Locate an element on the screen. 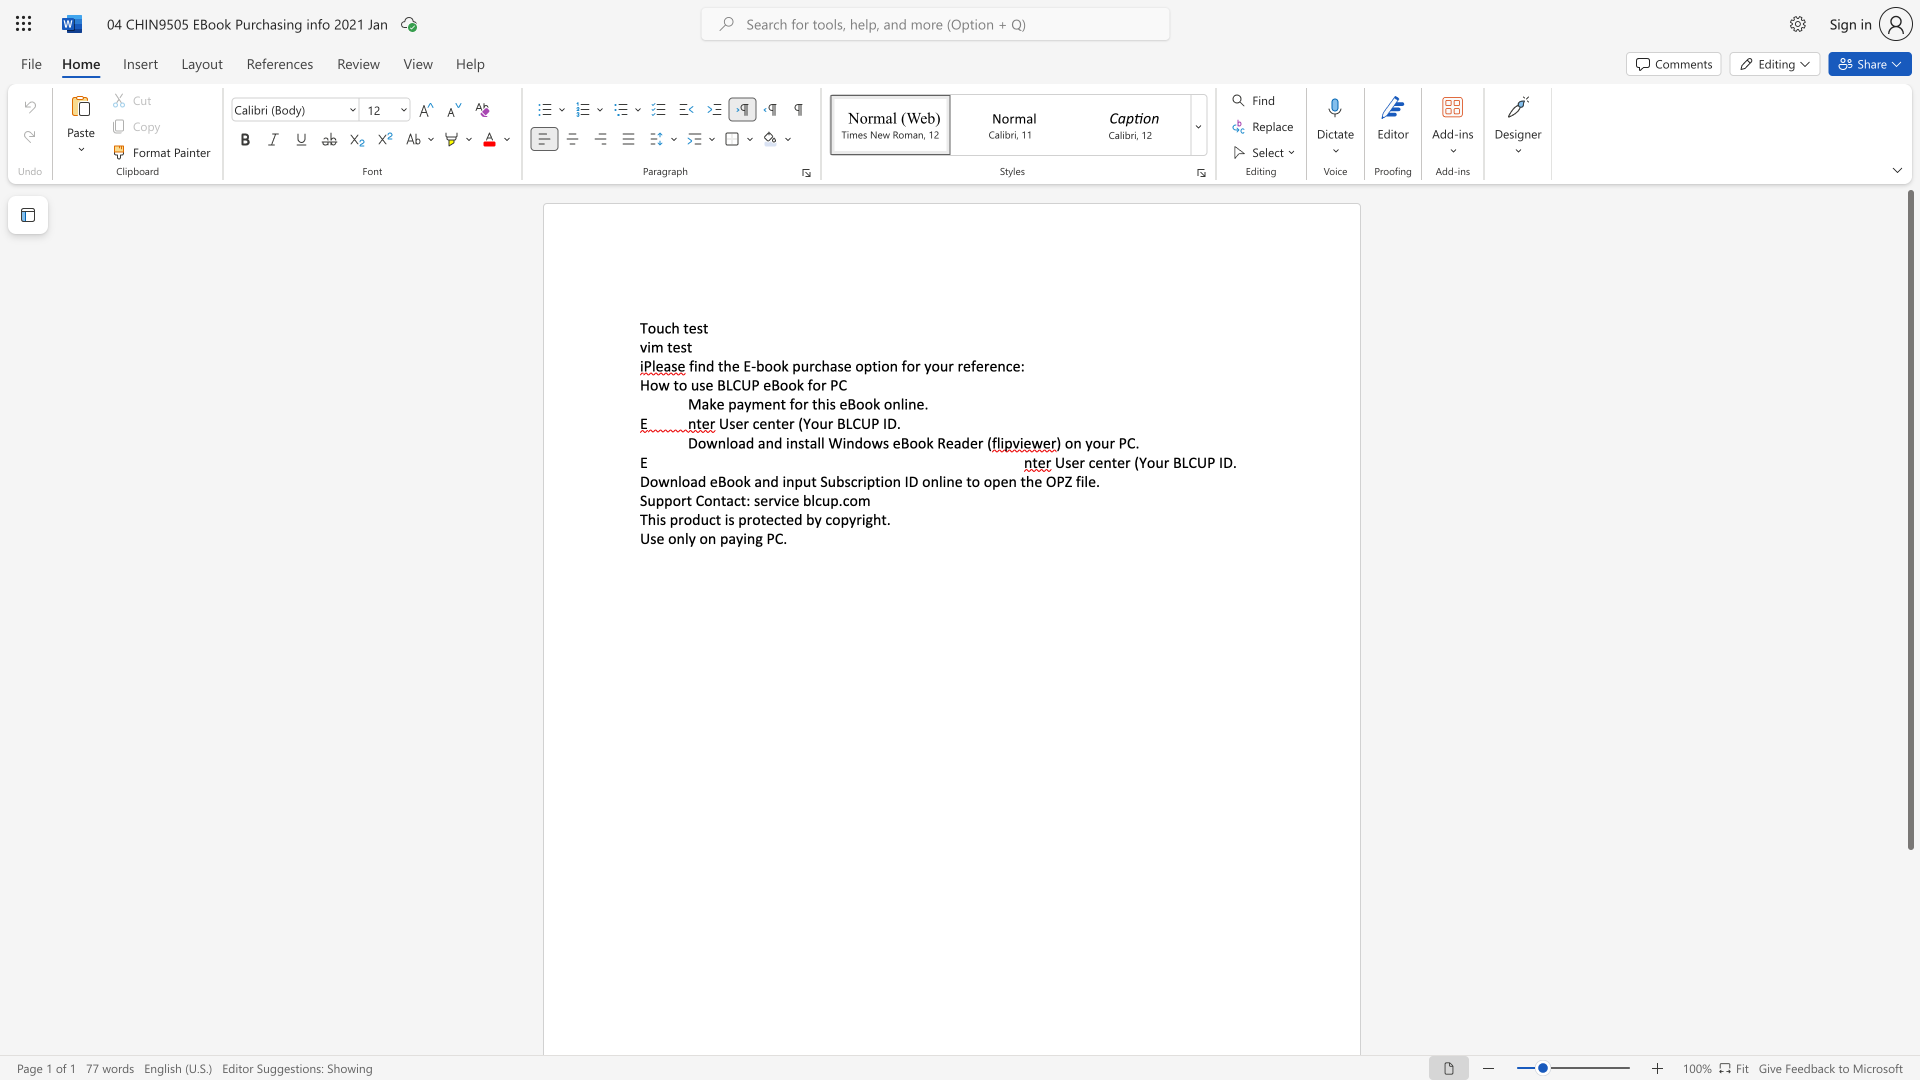  the subset text "ur reference" within the text "for your reference:" is located at coordinates (938, 366).